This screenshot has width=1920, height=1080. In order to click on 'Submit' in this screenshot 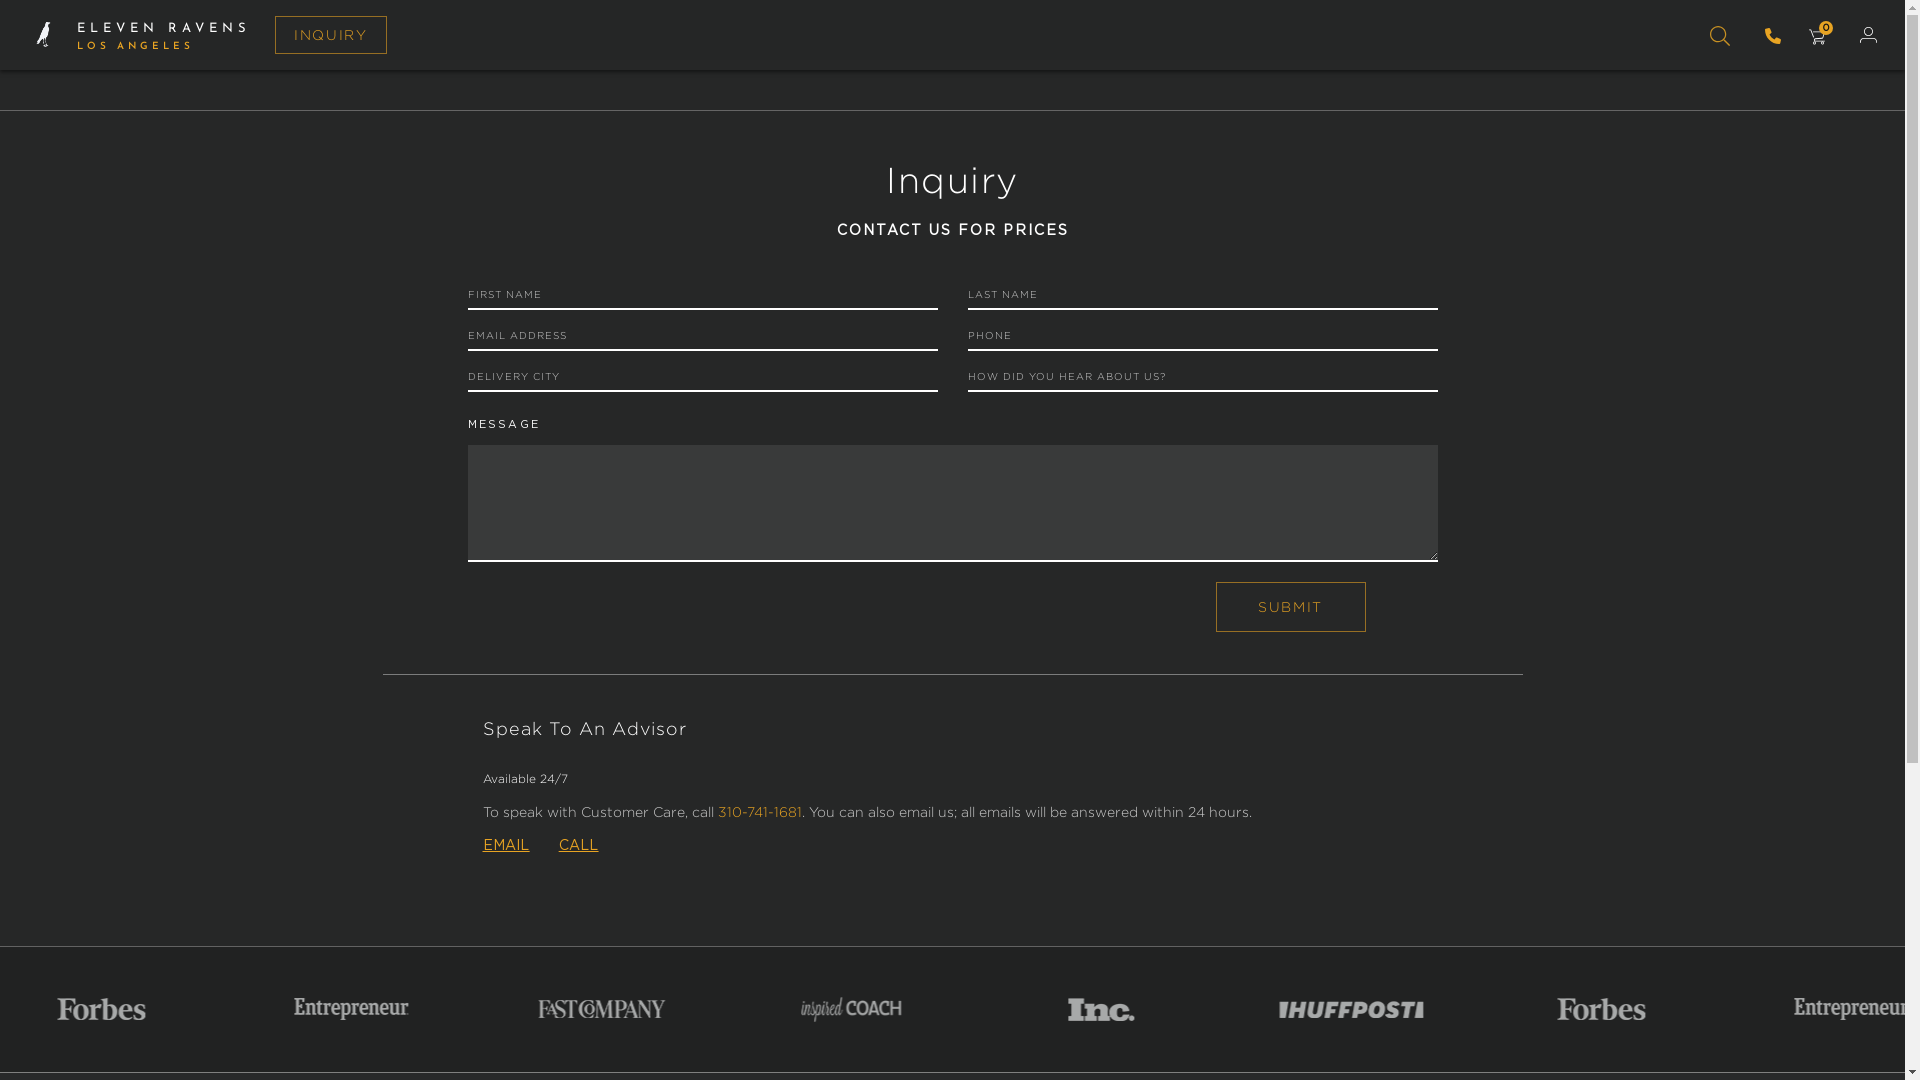, I will do `click(1291, 605)`.